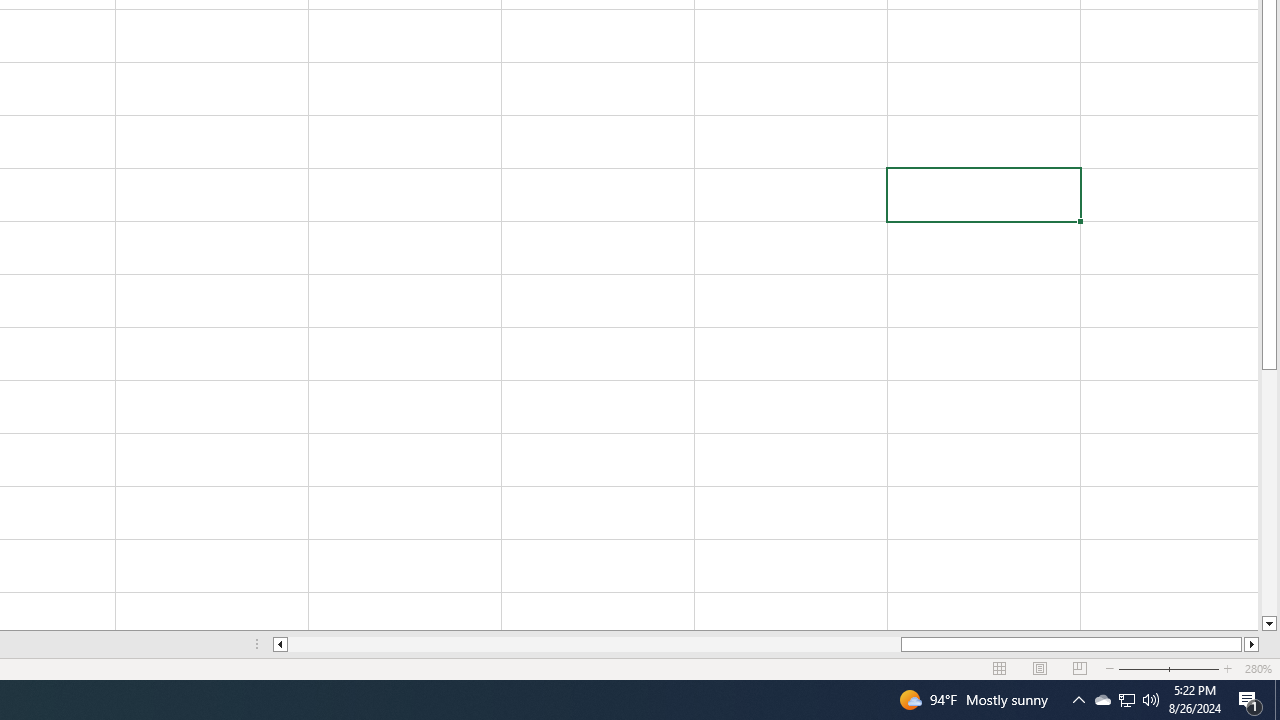 Image resolution: width=1280 pixels, height=720 pixels. I want to click on 'Line down', so click(1268, 623).